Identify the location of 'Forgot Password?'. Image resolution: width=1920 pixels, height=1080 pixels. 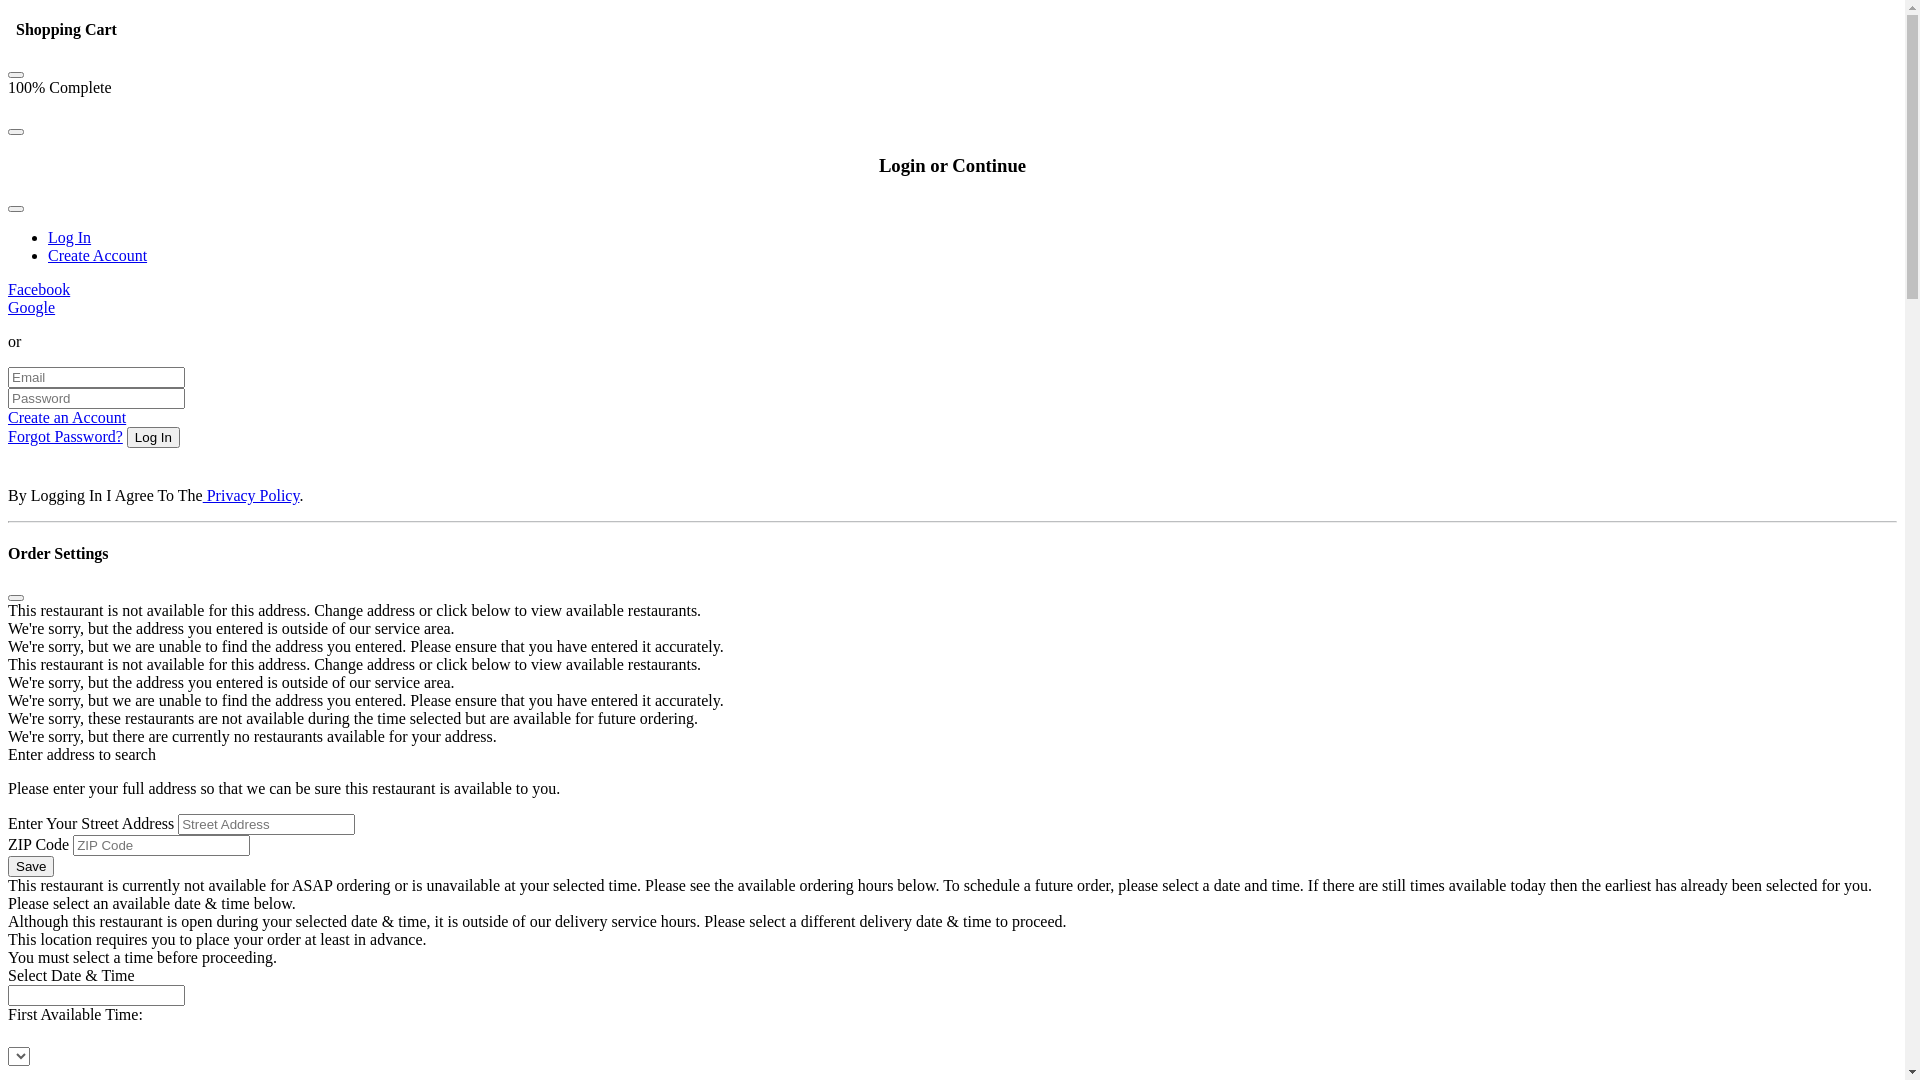
(65, 435).